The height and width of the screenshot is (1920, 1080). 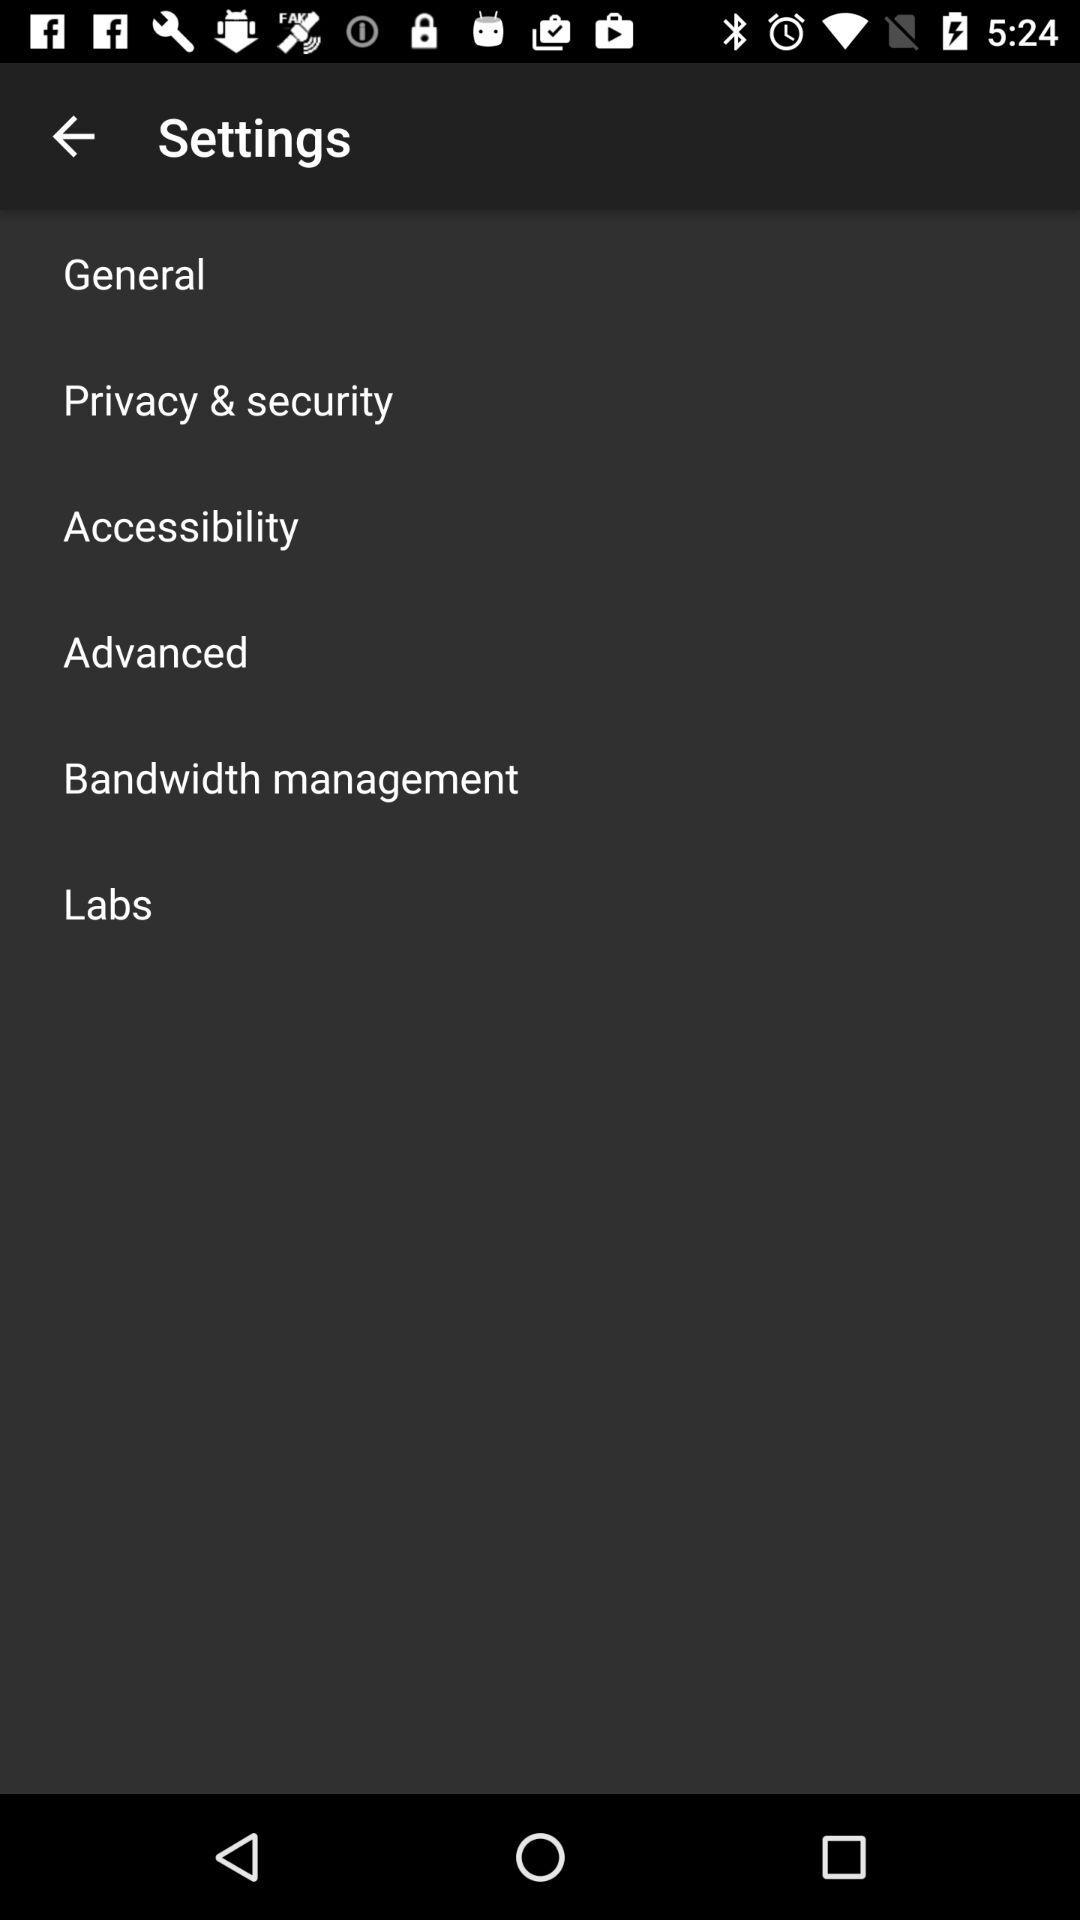 I want to click on item below the accessibility icon, so click(x=154, y=651).